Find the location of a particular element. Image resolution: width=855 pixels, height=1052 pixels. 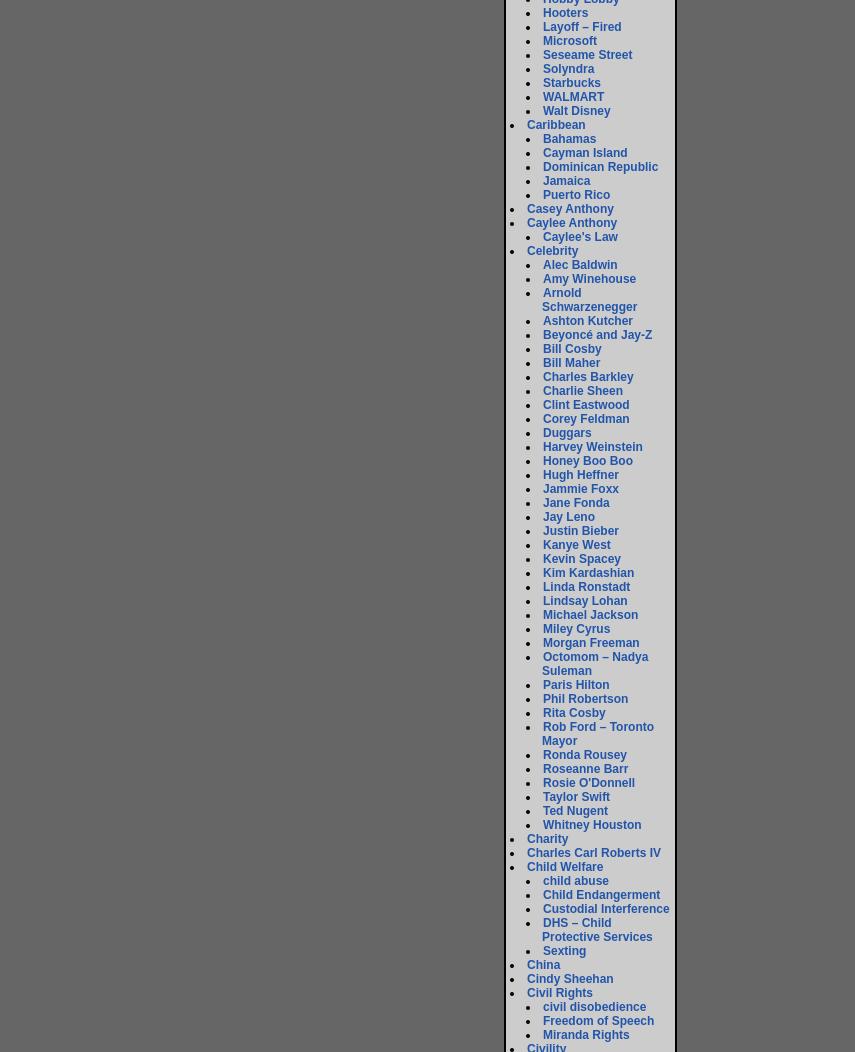

'Amy Winehouse' is located at coordinates (588, 278).